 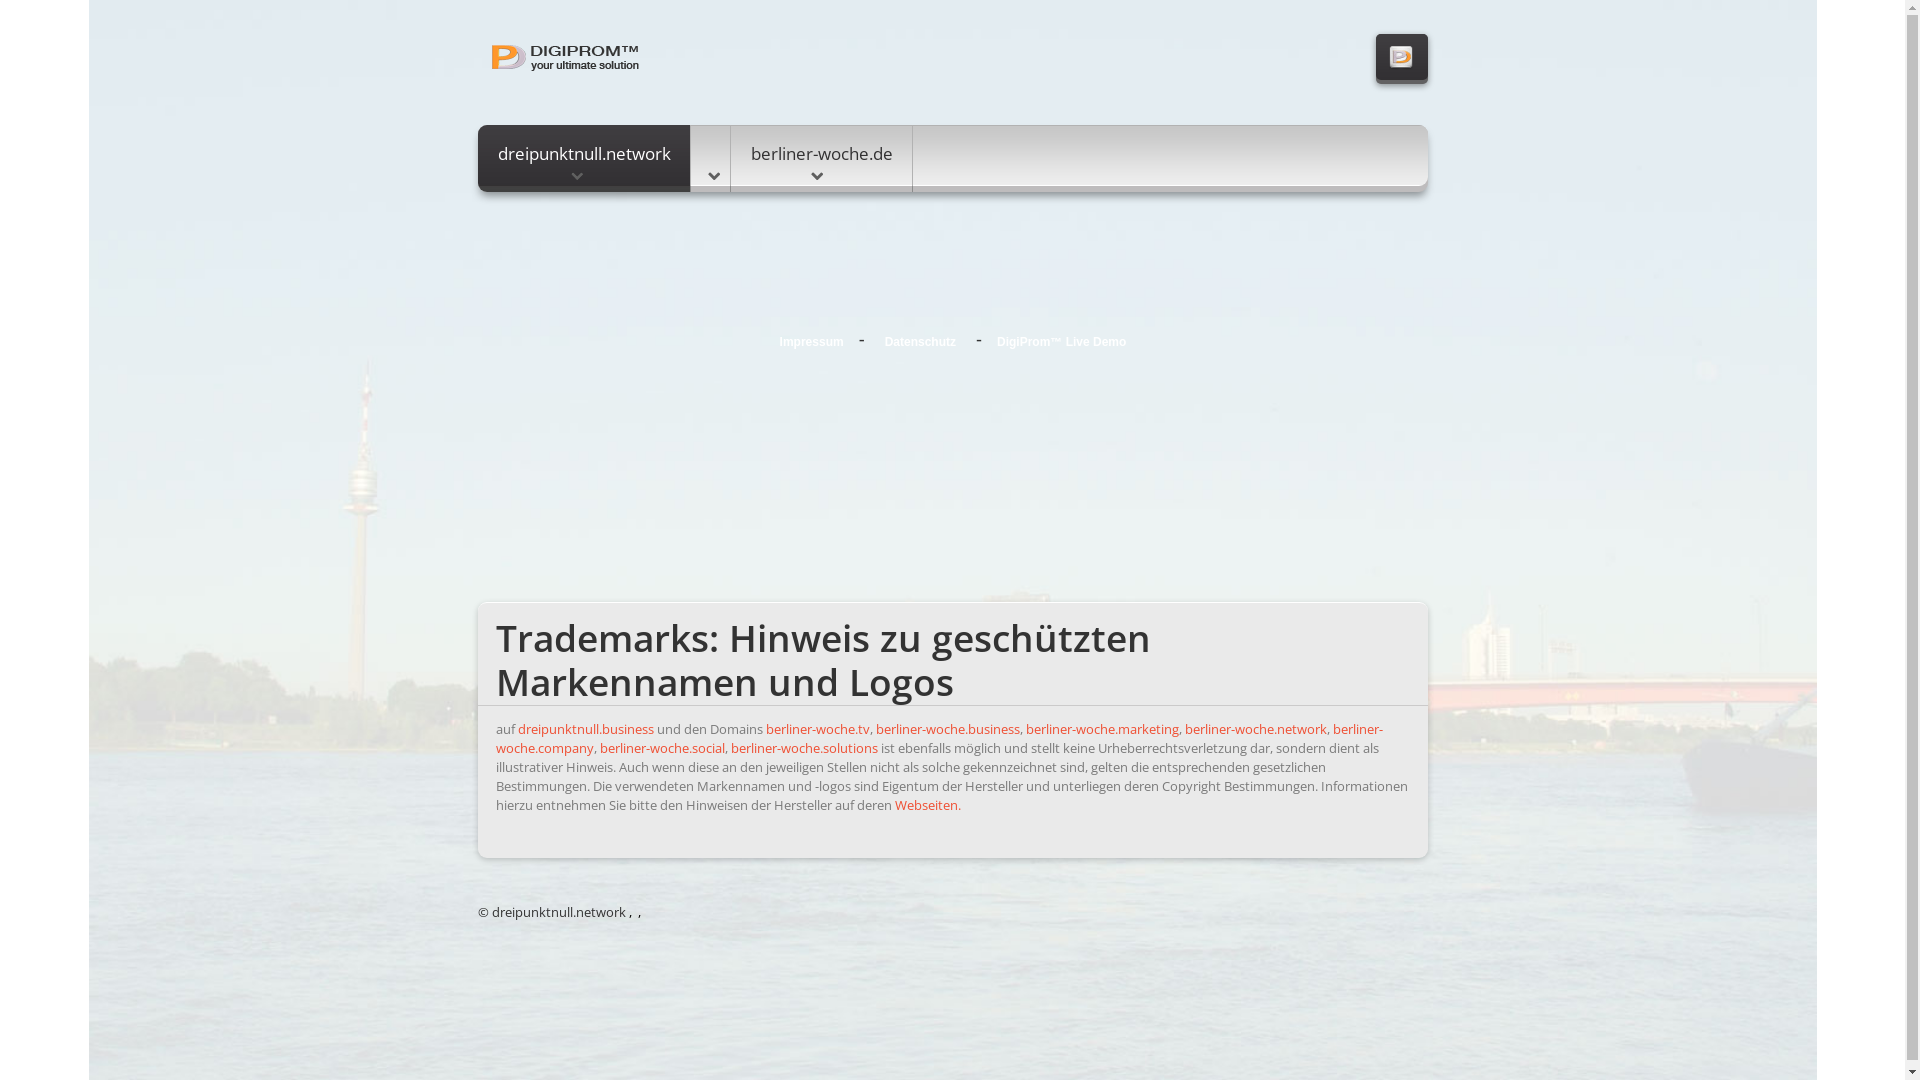 What do you see at coordinates (518, 729) in the screenshot?
I see `'dreipunktnull.business'` at bounding box center [518, 729].